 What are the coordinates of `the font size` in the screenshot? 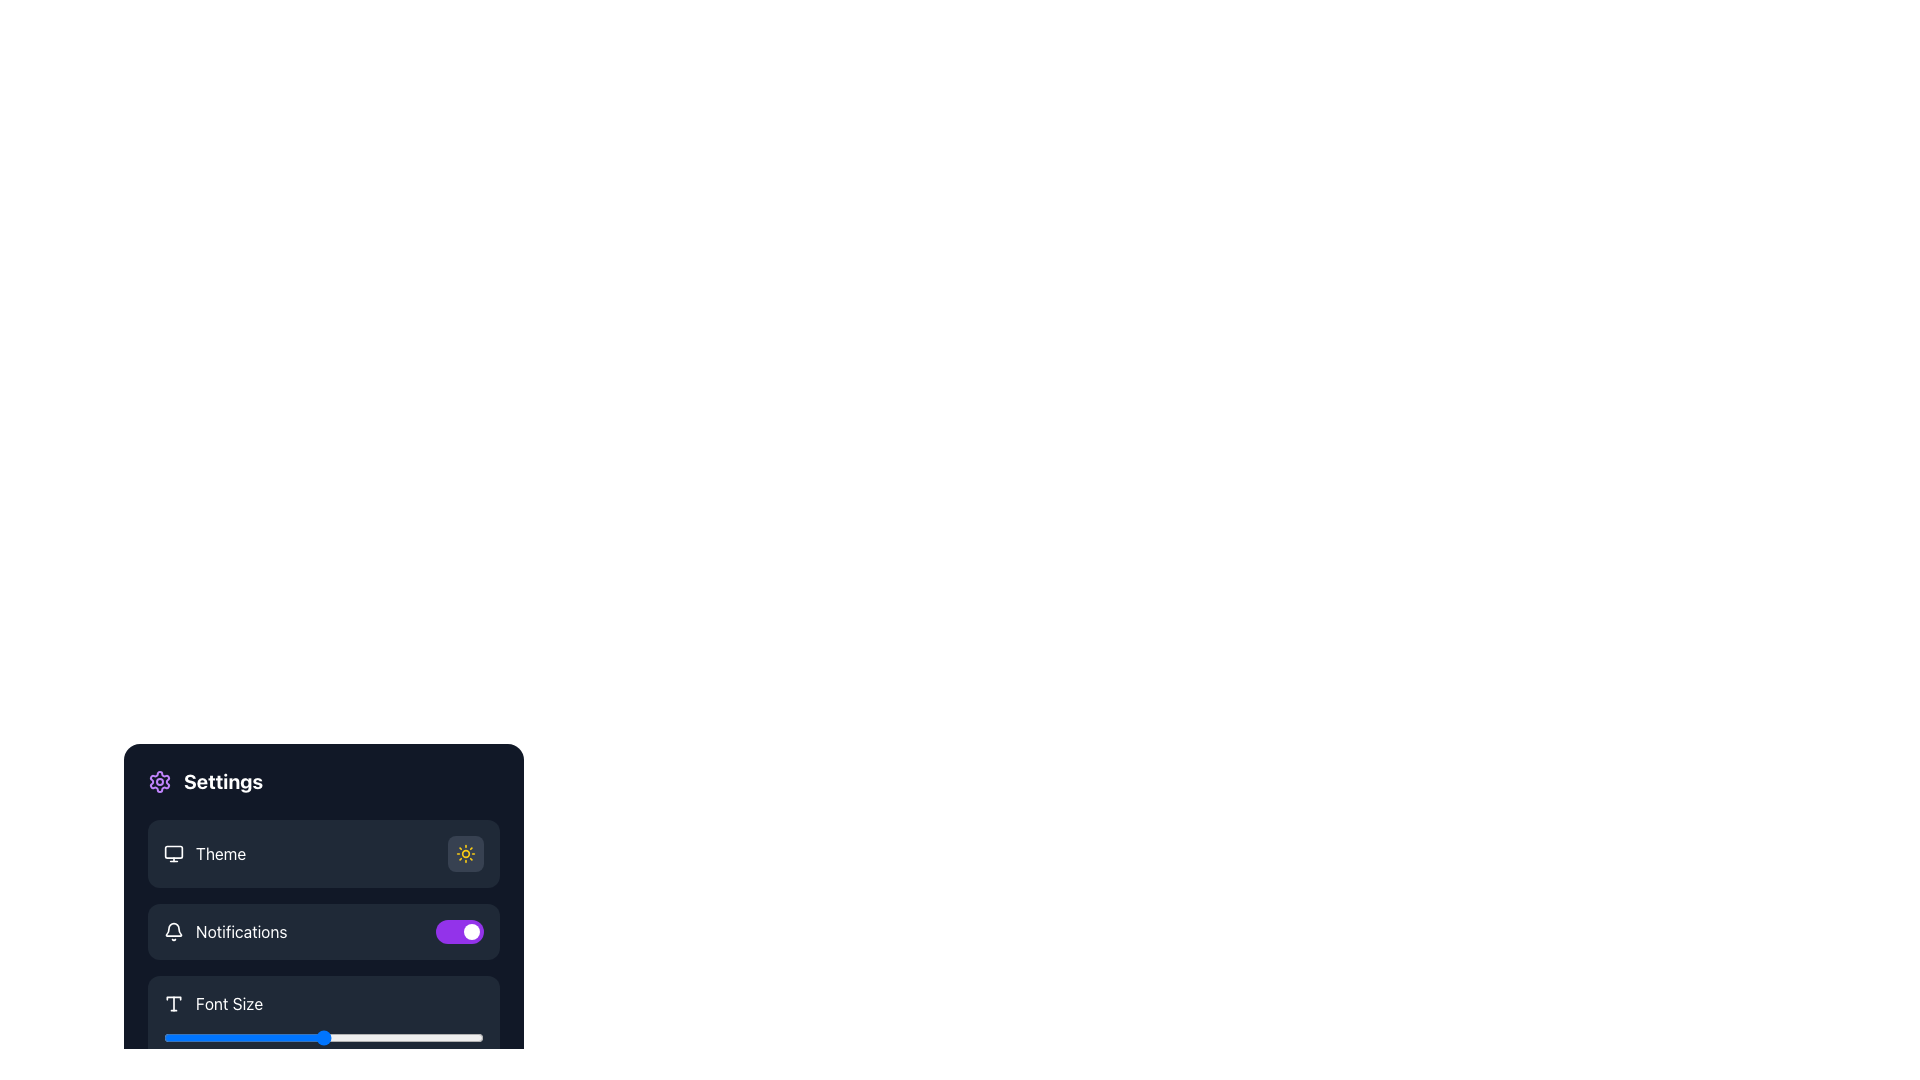 It's located at (422, 1036).